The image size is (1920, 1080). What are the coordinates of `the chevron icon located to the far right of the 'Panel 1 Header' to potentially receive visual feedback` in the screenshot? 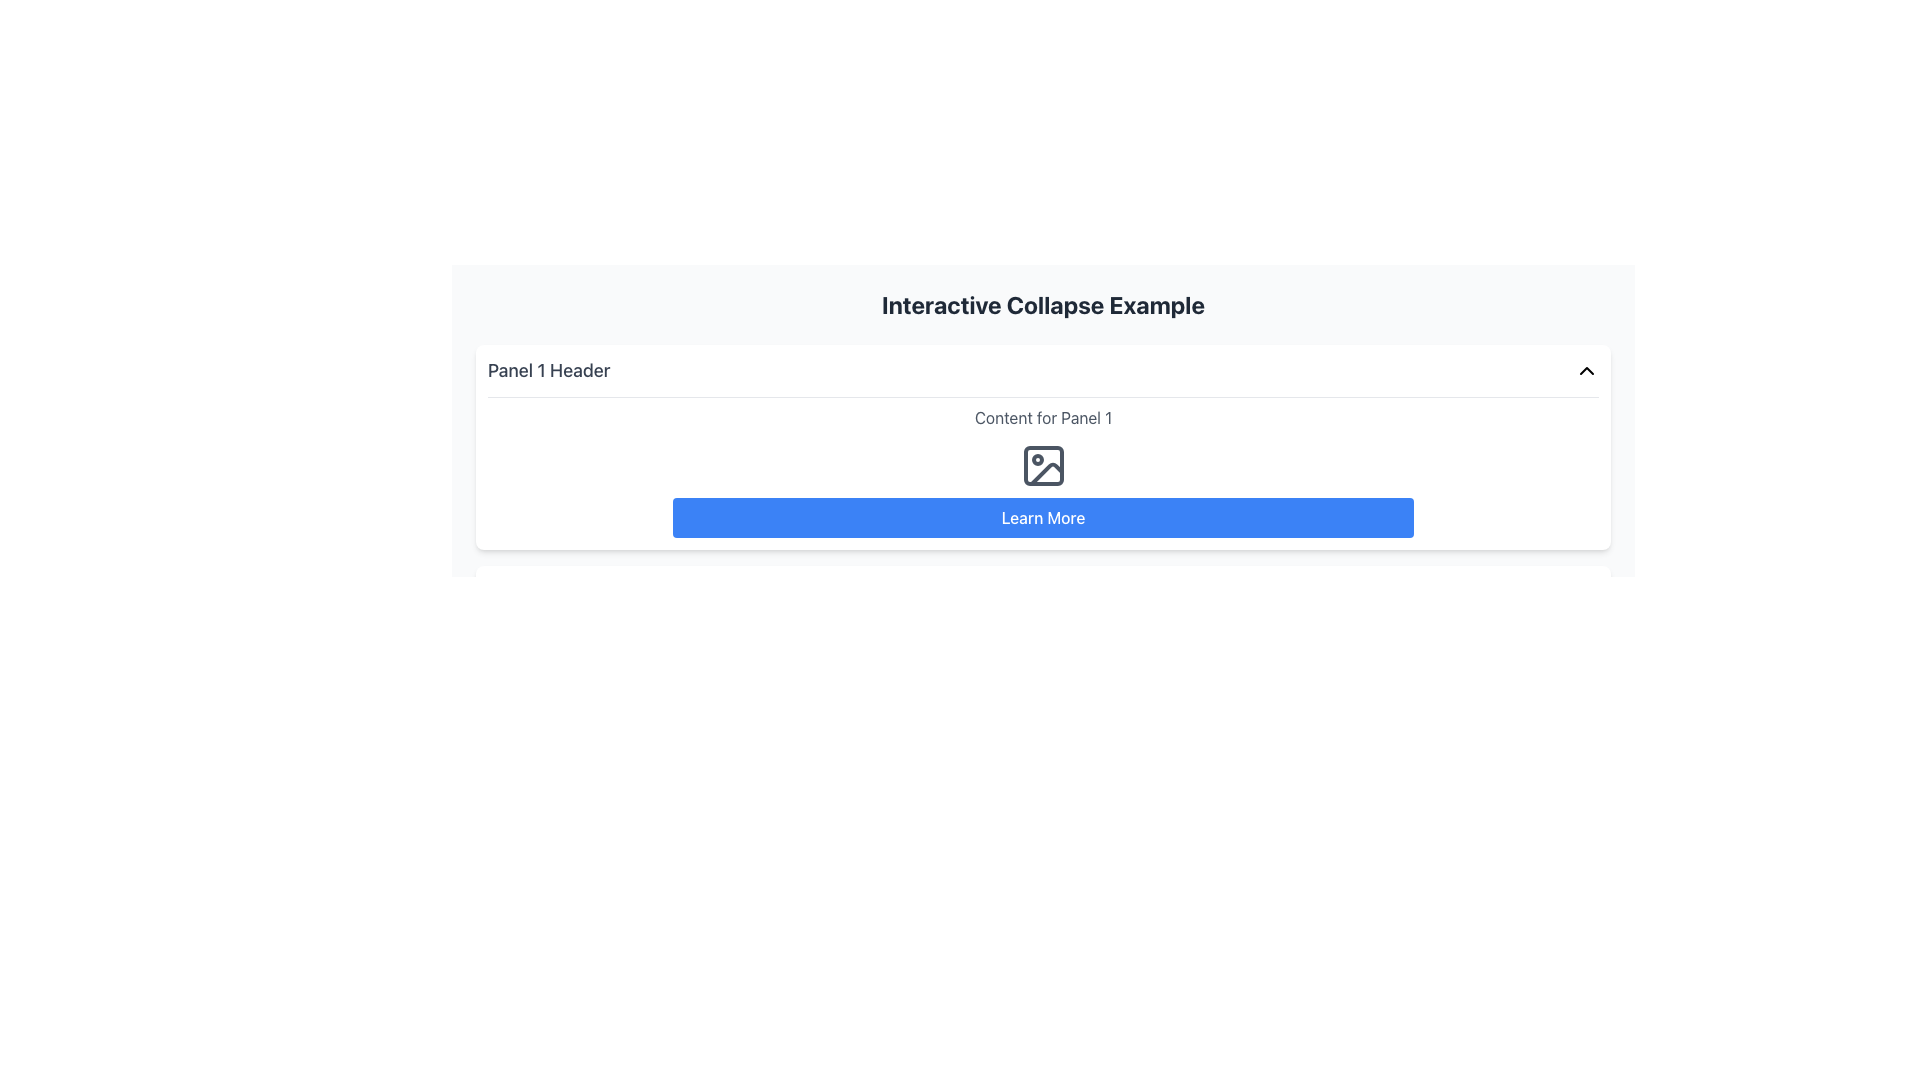 It's located at (1586, 370).